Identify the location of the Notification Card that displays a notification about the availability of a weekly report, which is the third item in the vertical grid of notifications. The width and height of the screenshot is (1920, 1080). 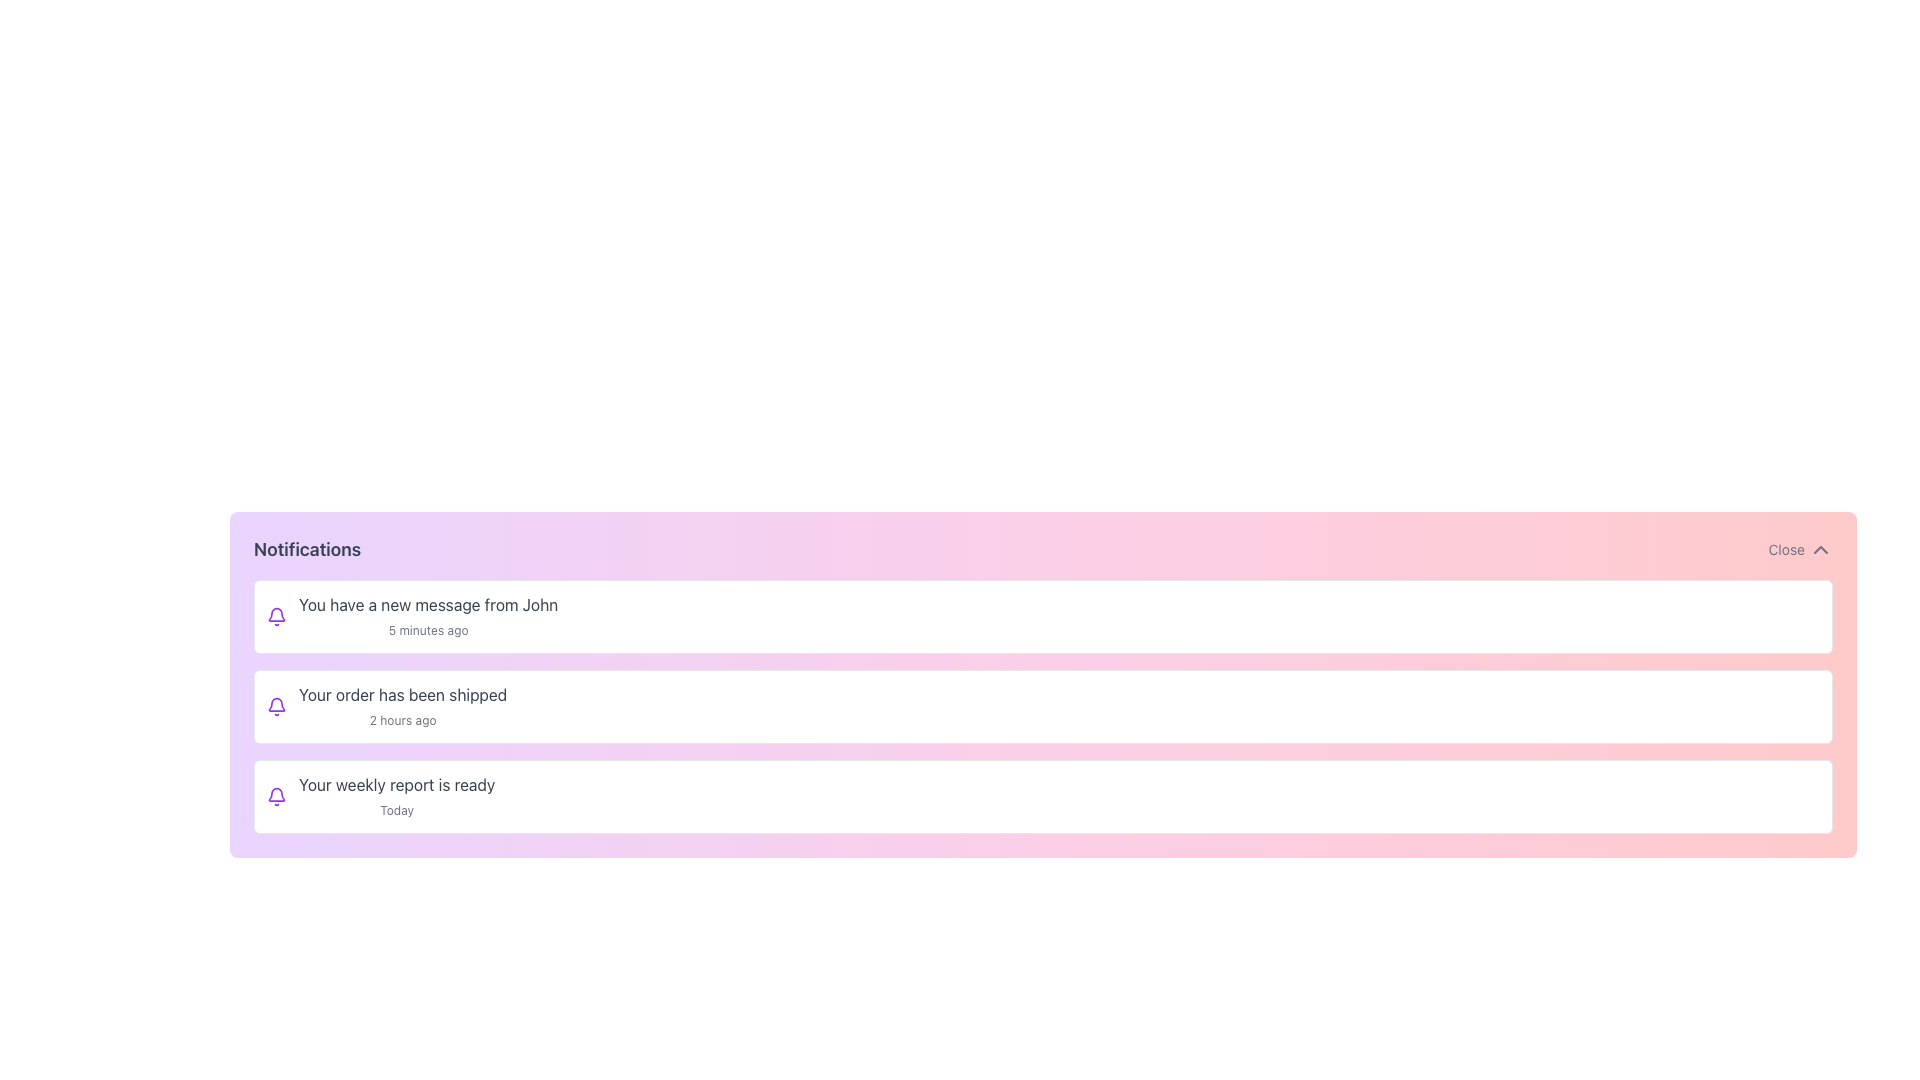
(1042, 796).